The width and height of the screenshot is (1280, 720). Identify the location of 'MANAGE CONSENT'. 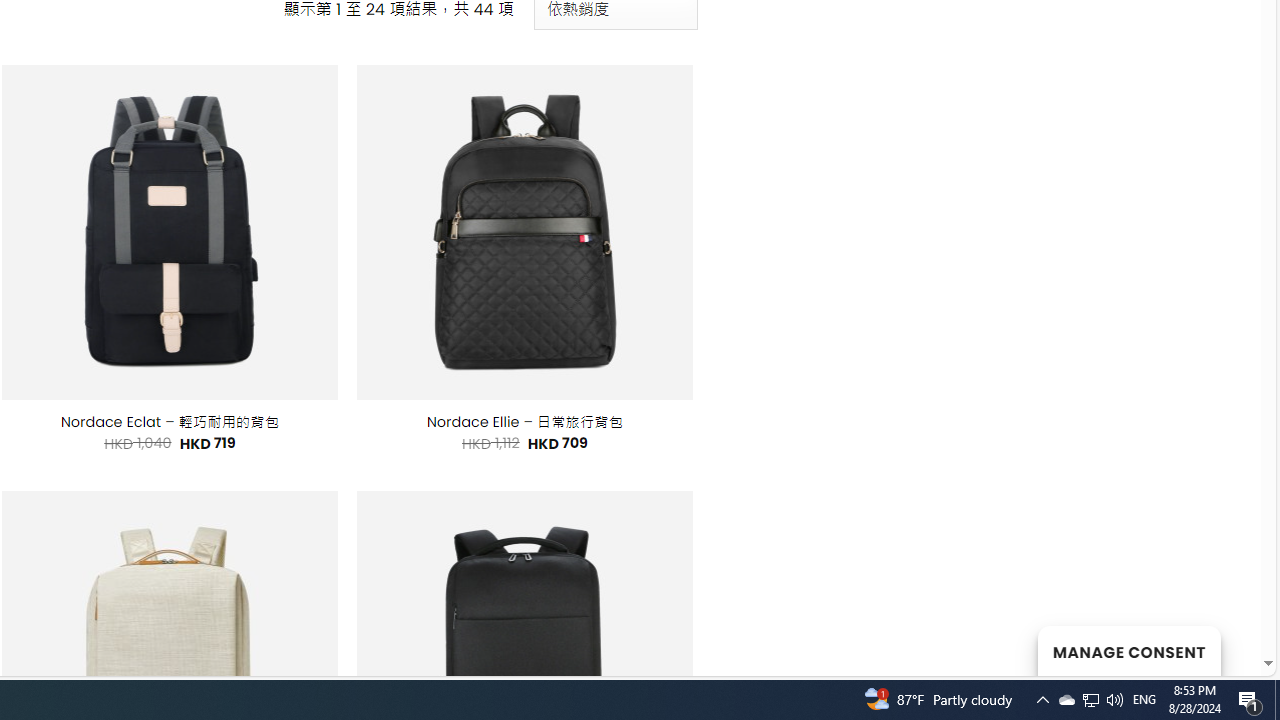
(1128, 650).